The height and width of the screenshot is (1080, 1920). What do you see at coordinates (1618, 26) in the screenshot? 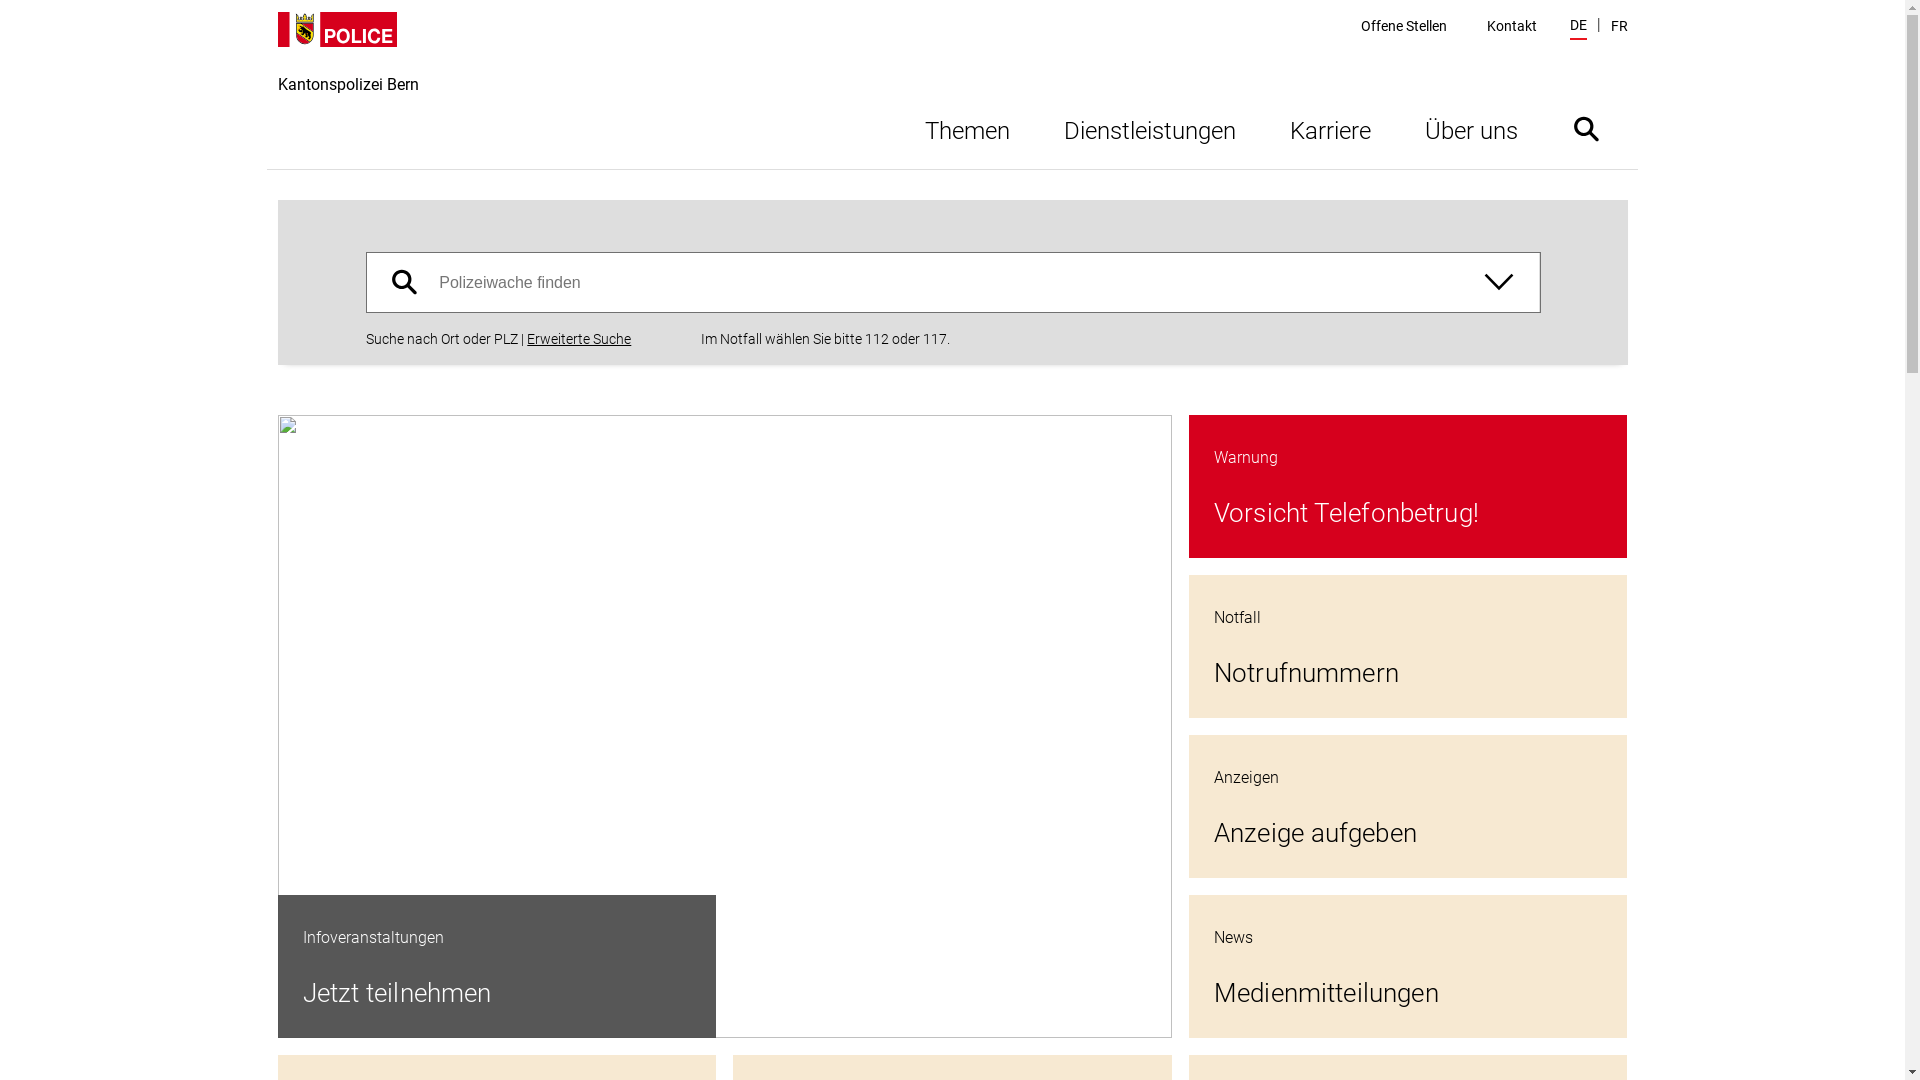
I see `'FR'` at bounding box center [1618, 26].